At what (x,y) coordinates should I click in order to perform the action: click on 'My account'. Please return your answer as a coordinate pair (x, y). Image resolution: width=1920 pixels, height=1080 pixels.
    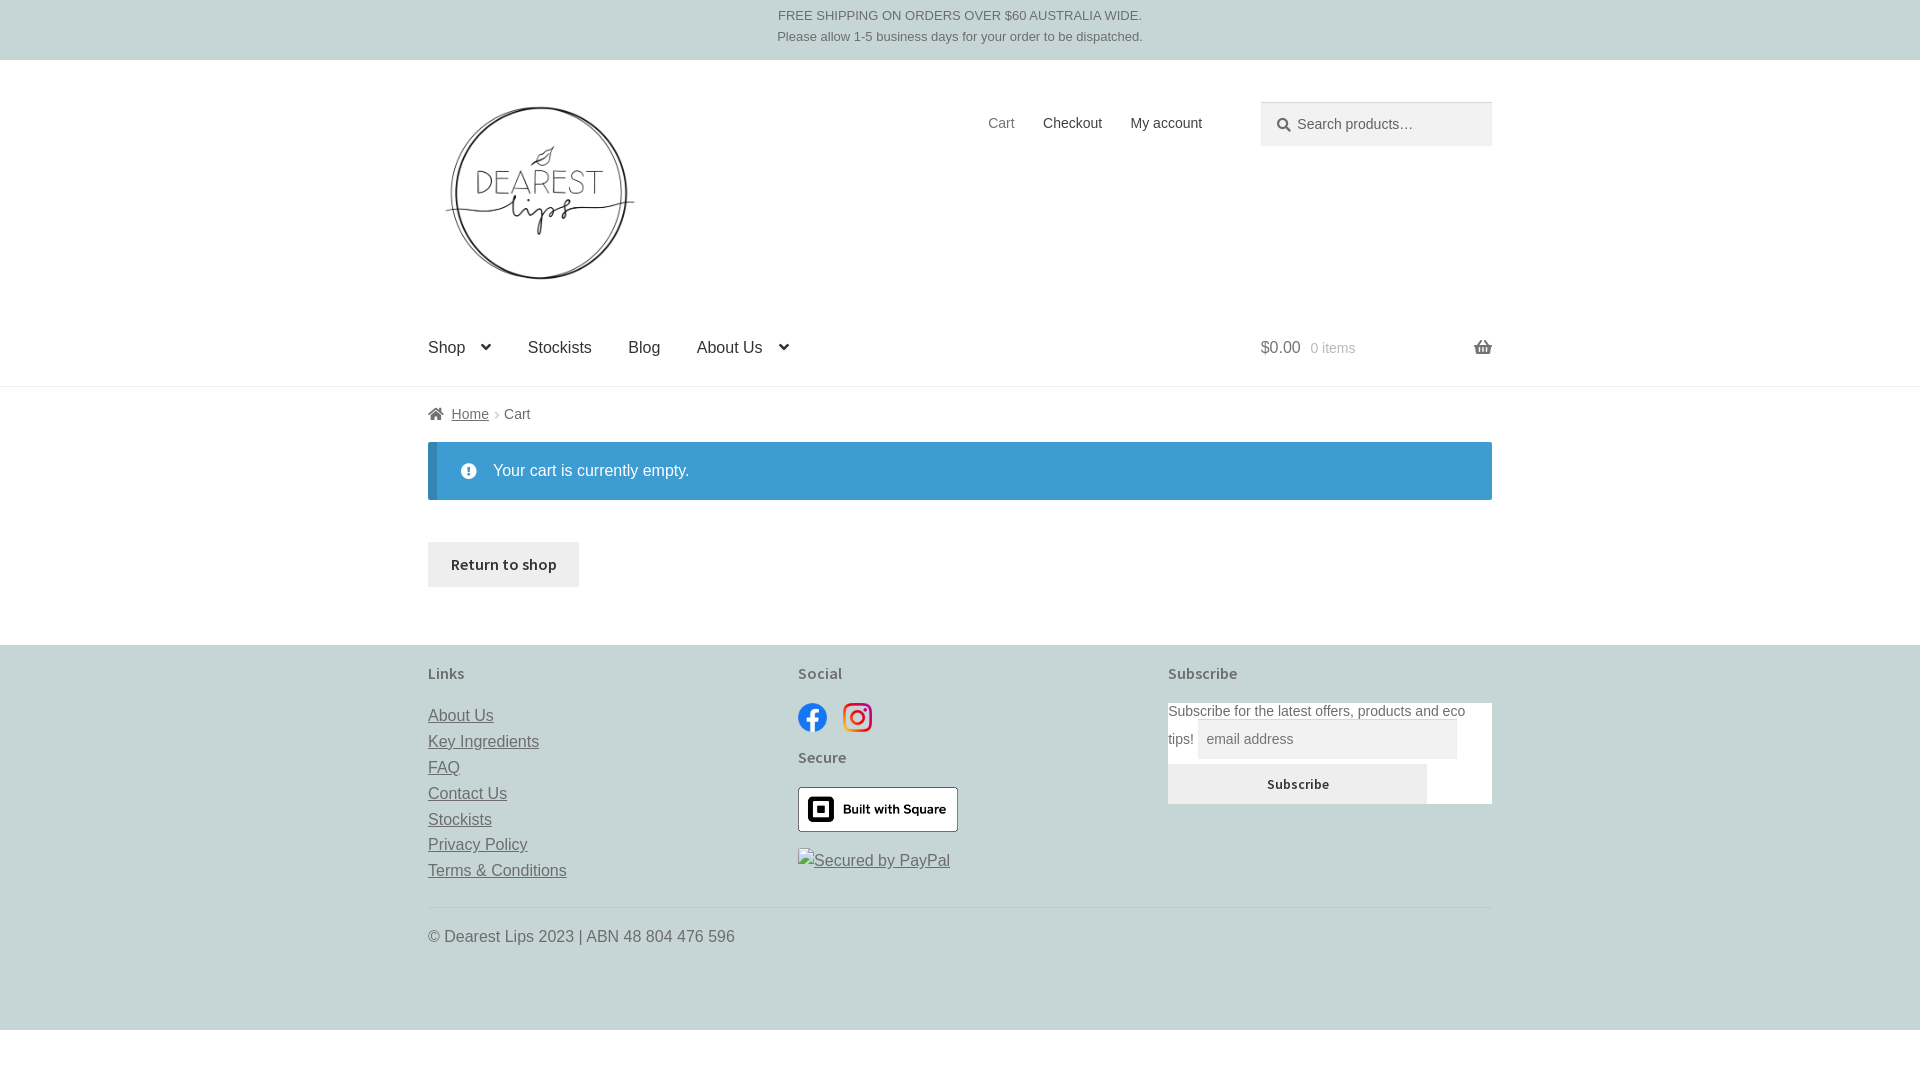
    Looking at the image, I should click on (1117, 123).